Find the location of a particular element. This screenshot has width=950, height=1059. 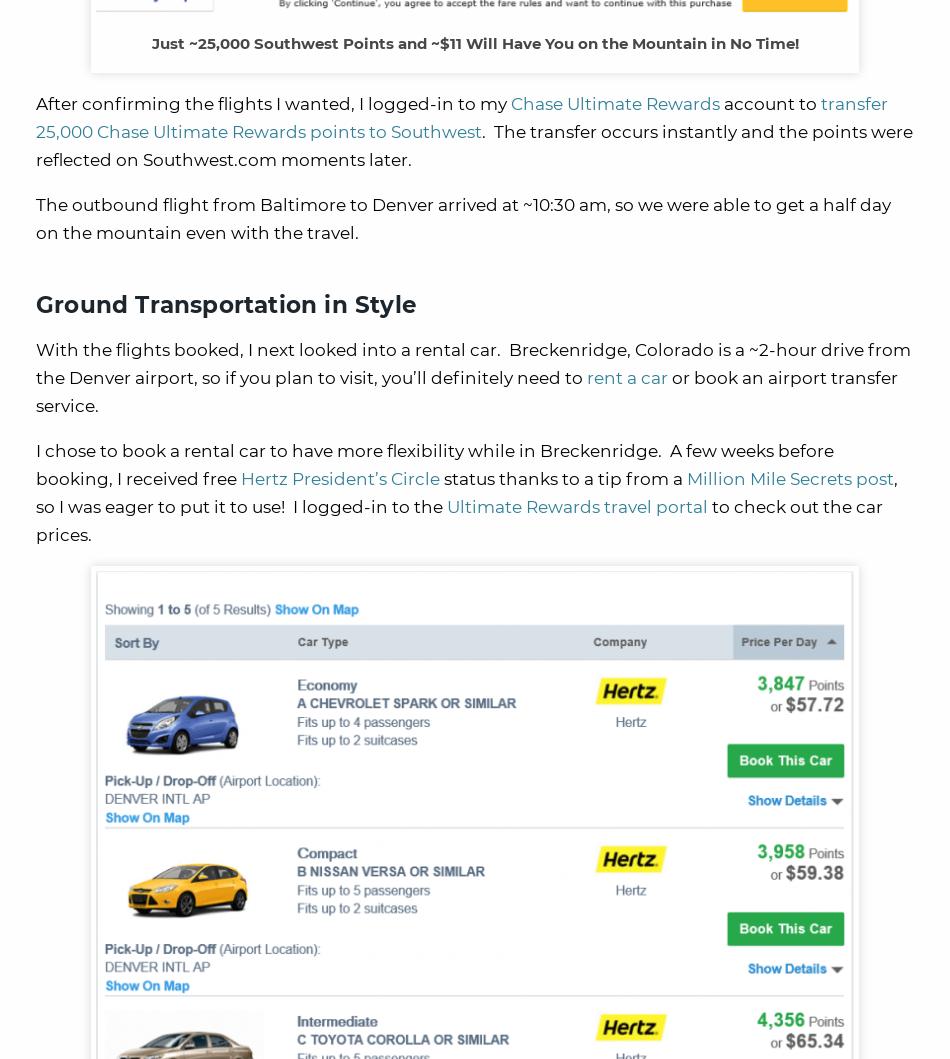

'Chase Ultimate Rewards' is located at coordinates (615, 103).